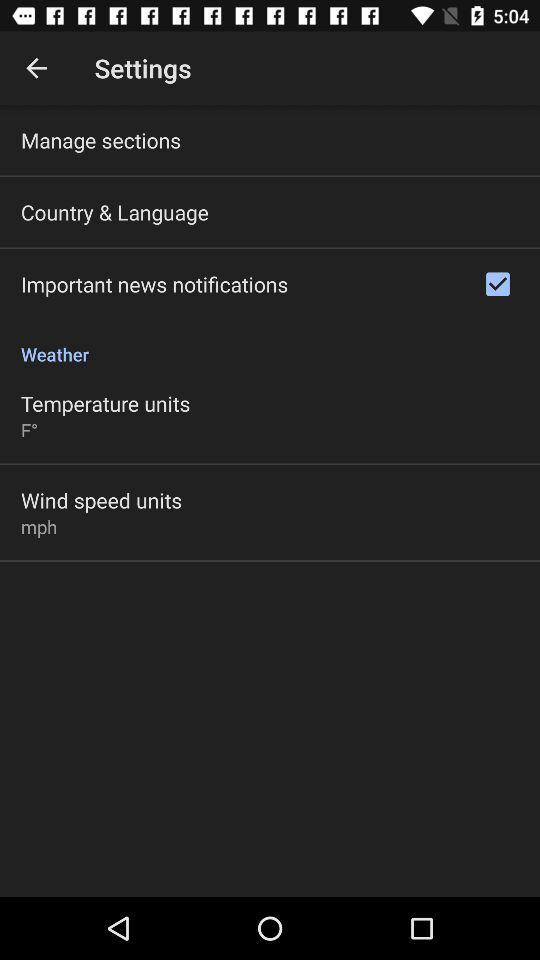 This screenshot has width=540, height=960. What do you see at coordinates (100, 139) in the screenshot?
I see `icon above country & language icon` at bounding box center [100, 139].